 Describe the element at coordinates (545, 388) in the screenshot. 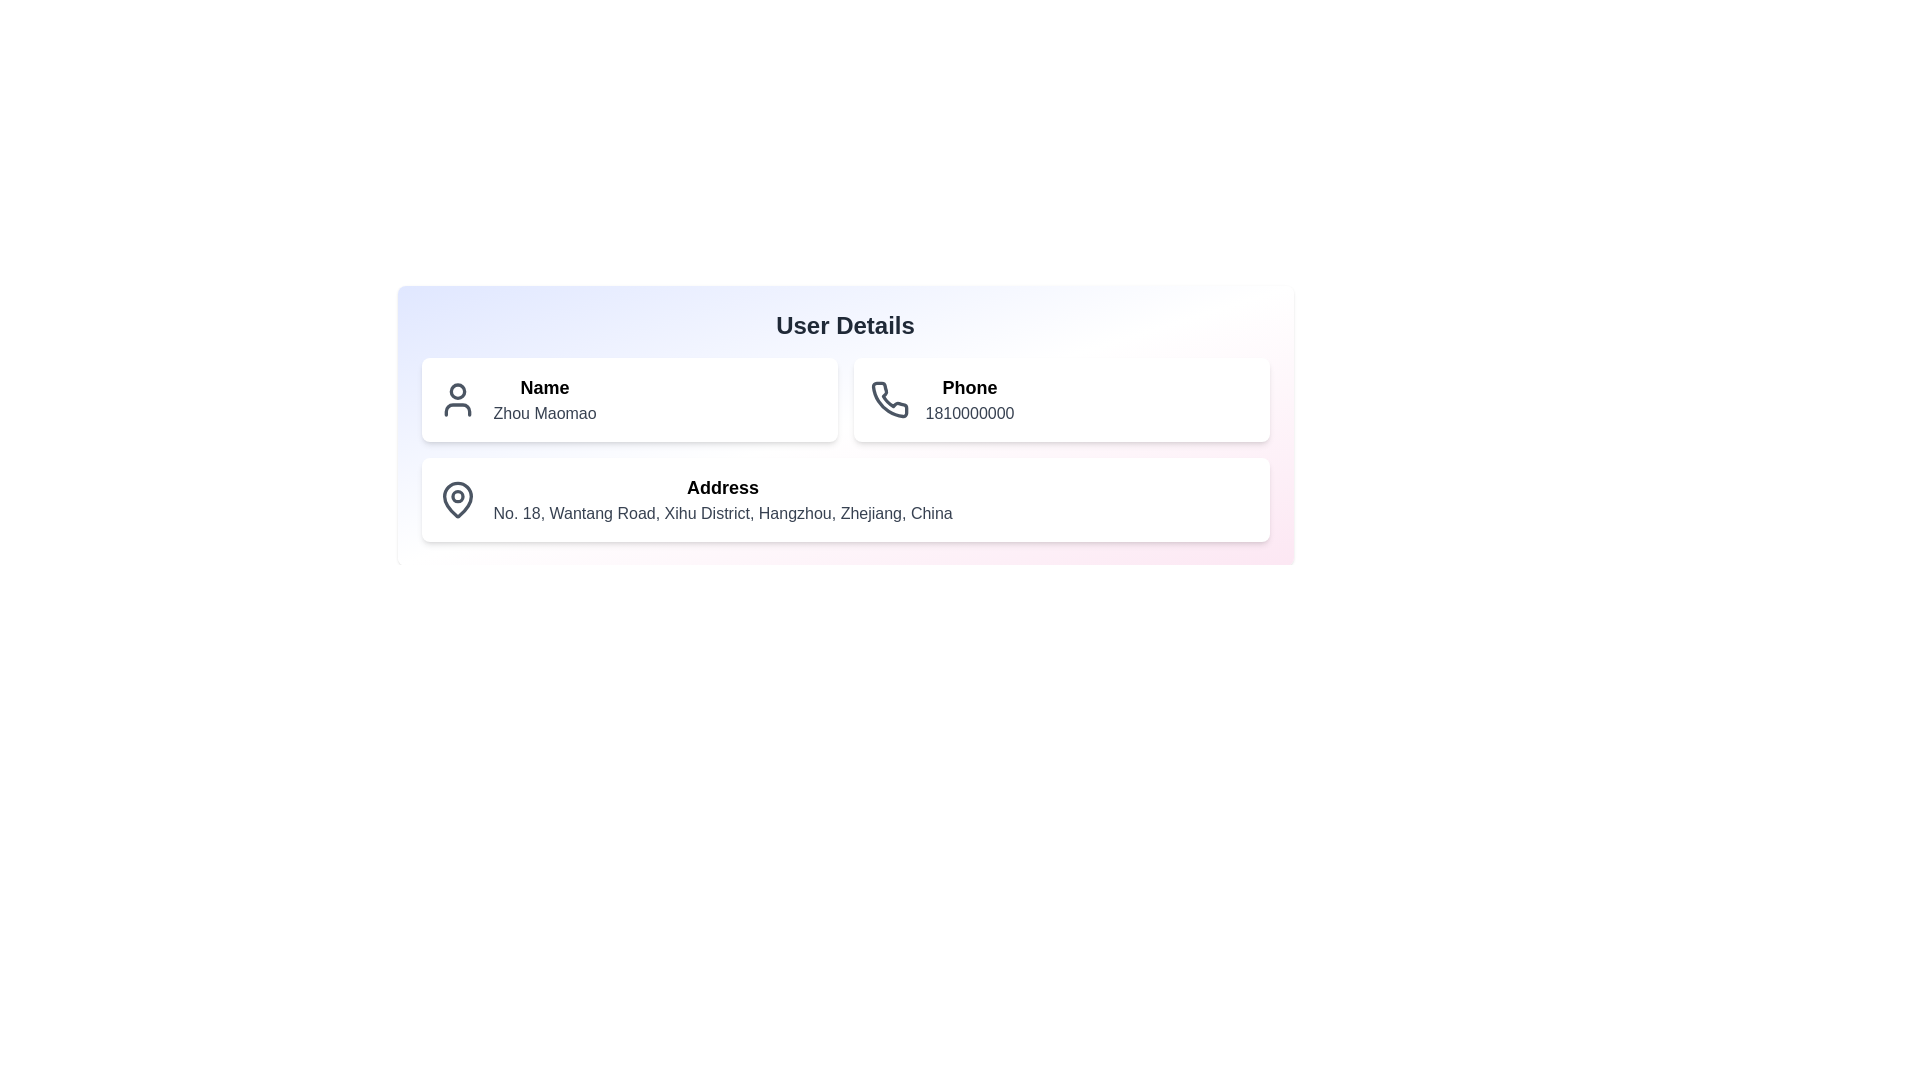

I see `the 'Name' text label, which is bolded and enlarged, located above the user 'Zhou Maomao' on the user details card in the top-left section` at that location.